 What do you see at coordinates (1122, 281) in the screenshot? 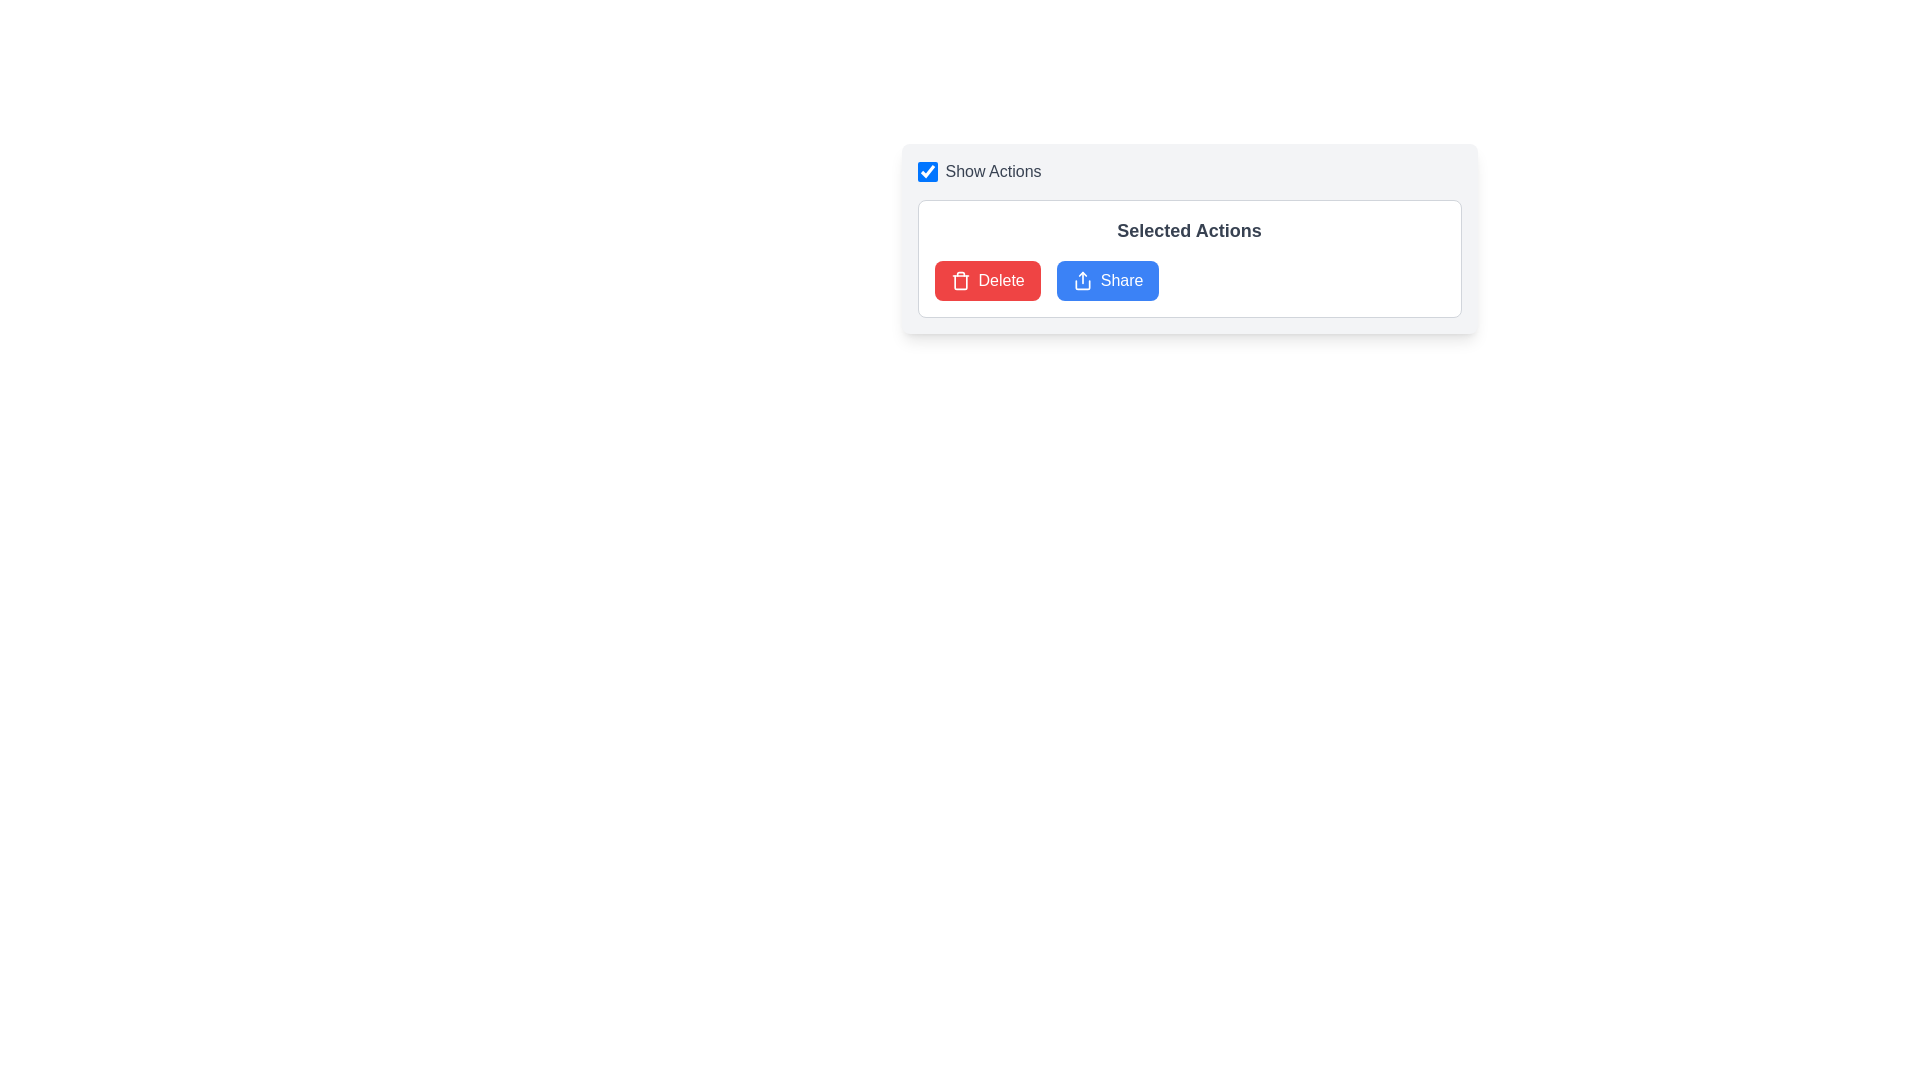
I see `the 'Share' button located in the lower right section of the visible card within the 'Selected Actions' area` at bounding box center [1122, 281].